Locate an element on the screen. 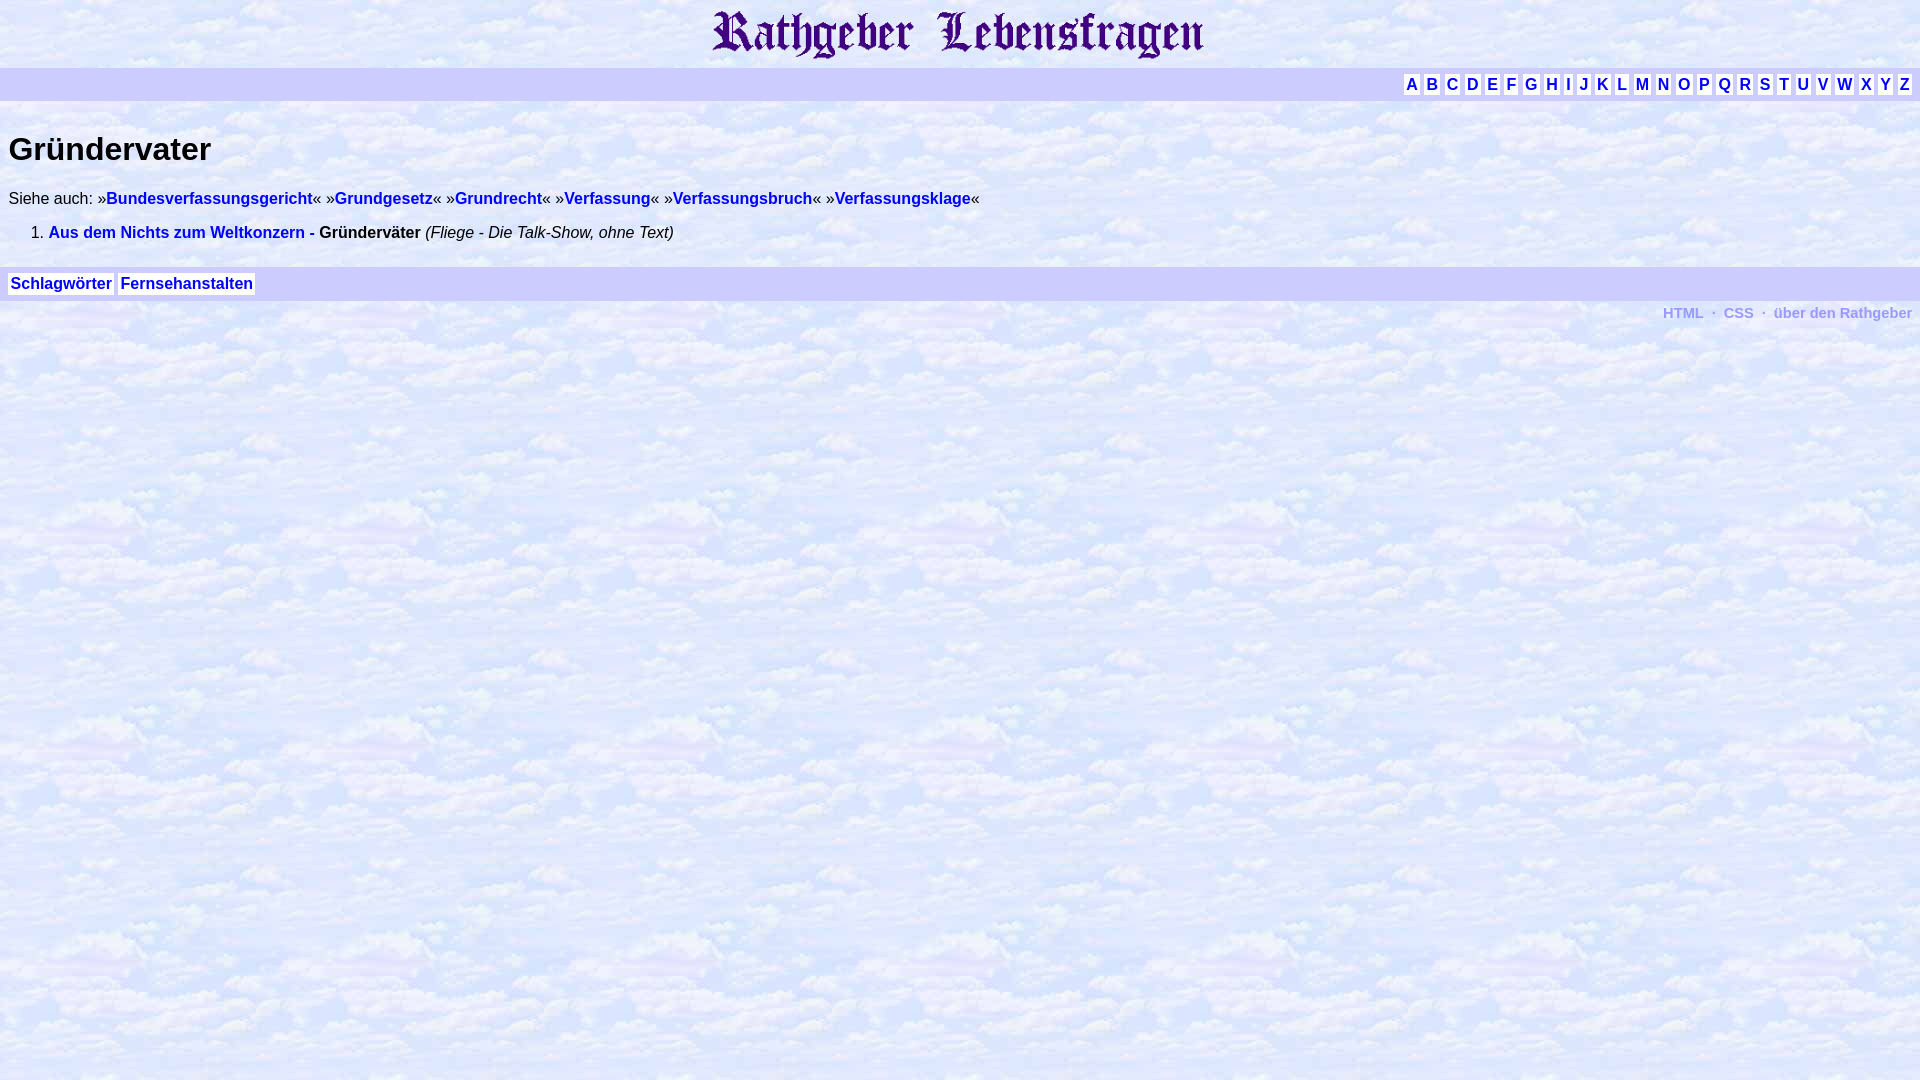  'Bundesverfassungsgericht' is located at coordinates (209, 198).